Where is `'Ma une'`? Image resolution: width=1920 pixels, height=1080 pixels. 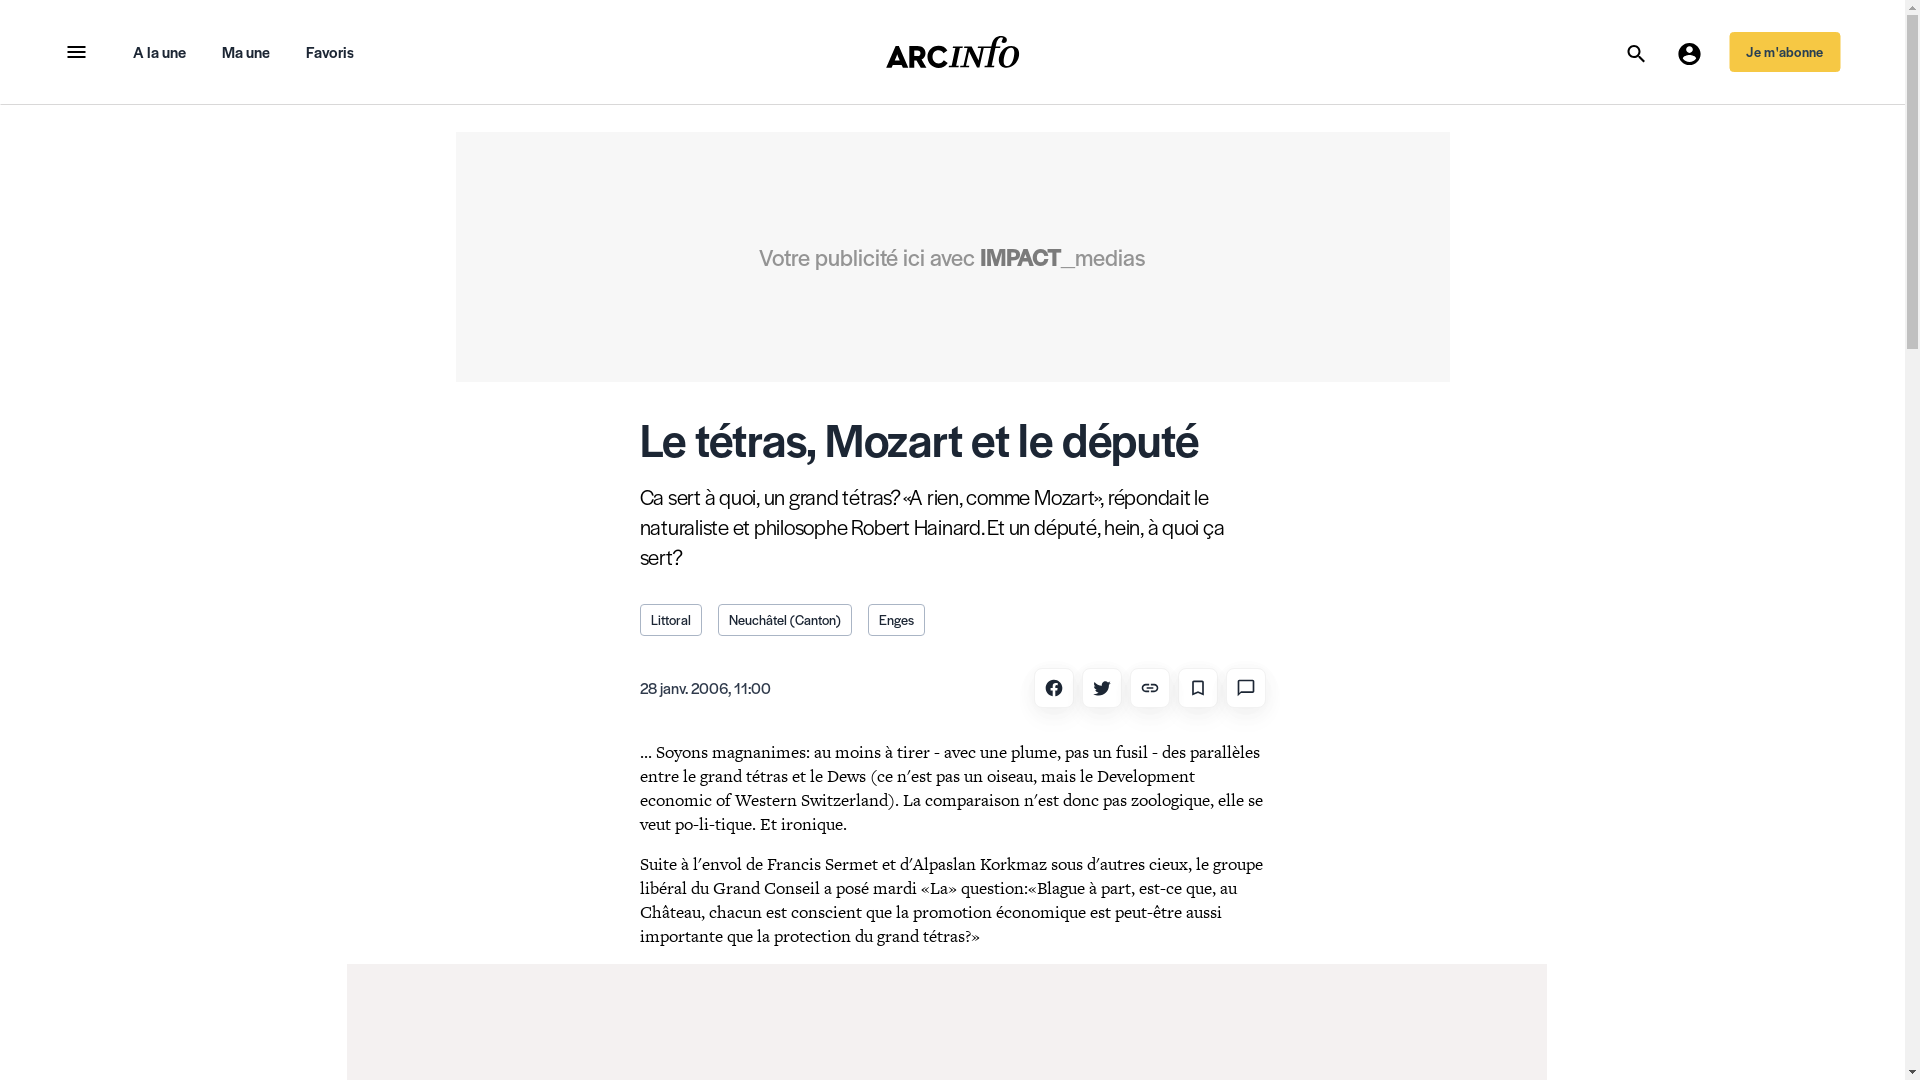 'Ma une' is located at coordinates (244, 50).